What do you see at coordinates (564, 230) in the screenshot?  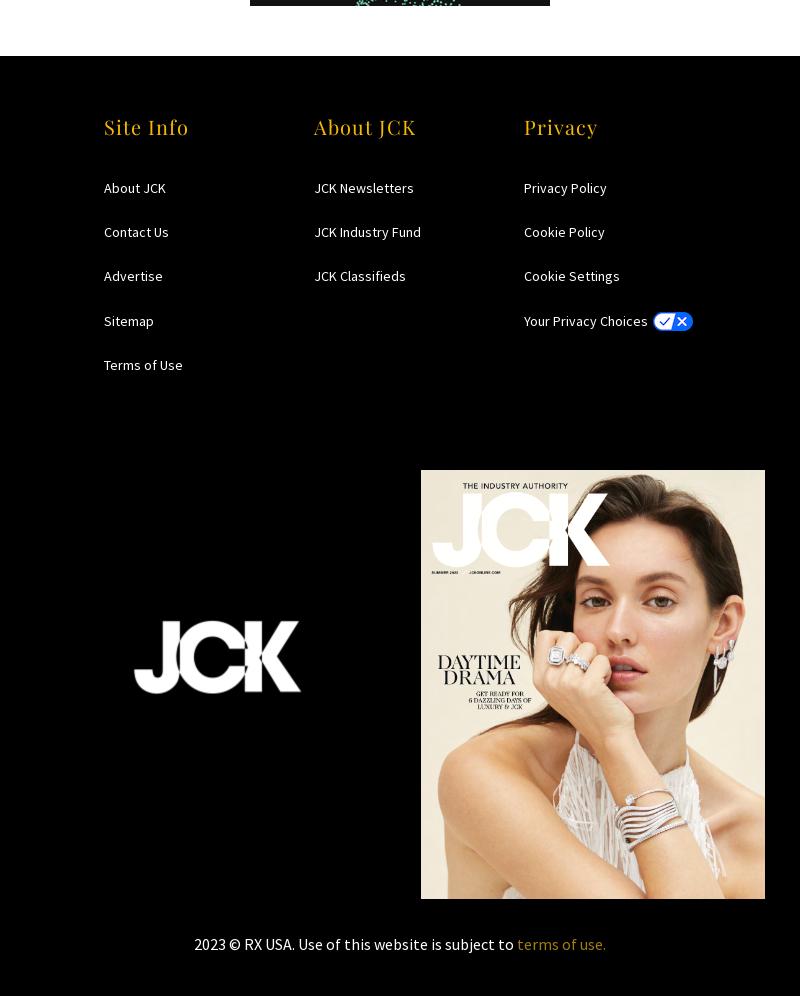 I see `'Cookie Policy'` at bounding box center [564, 230].